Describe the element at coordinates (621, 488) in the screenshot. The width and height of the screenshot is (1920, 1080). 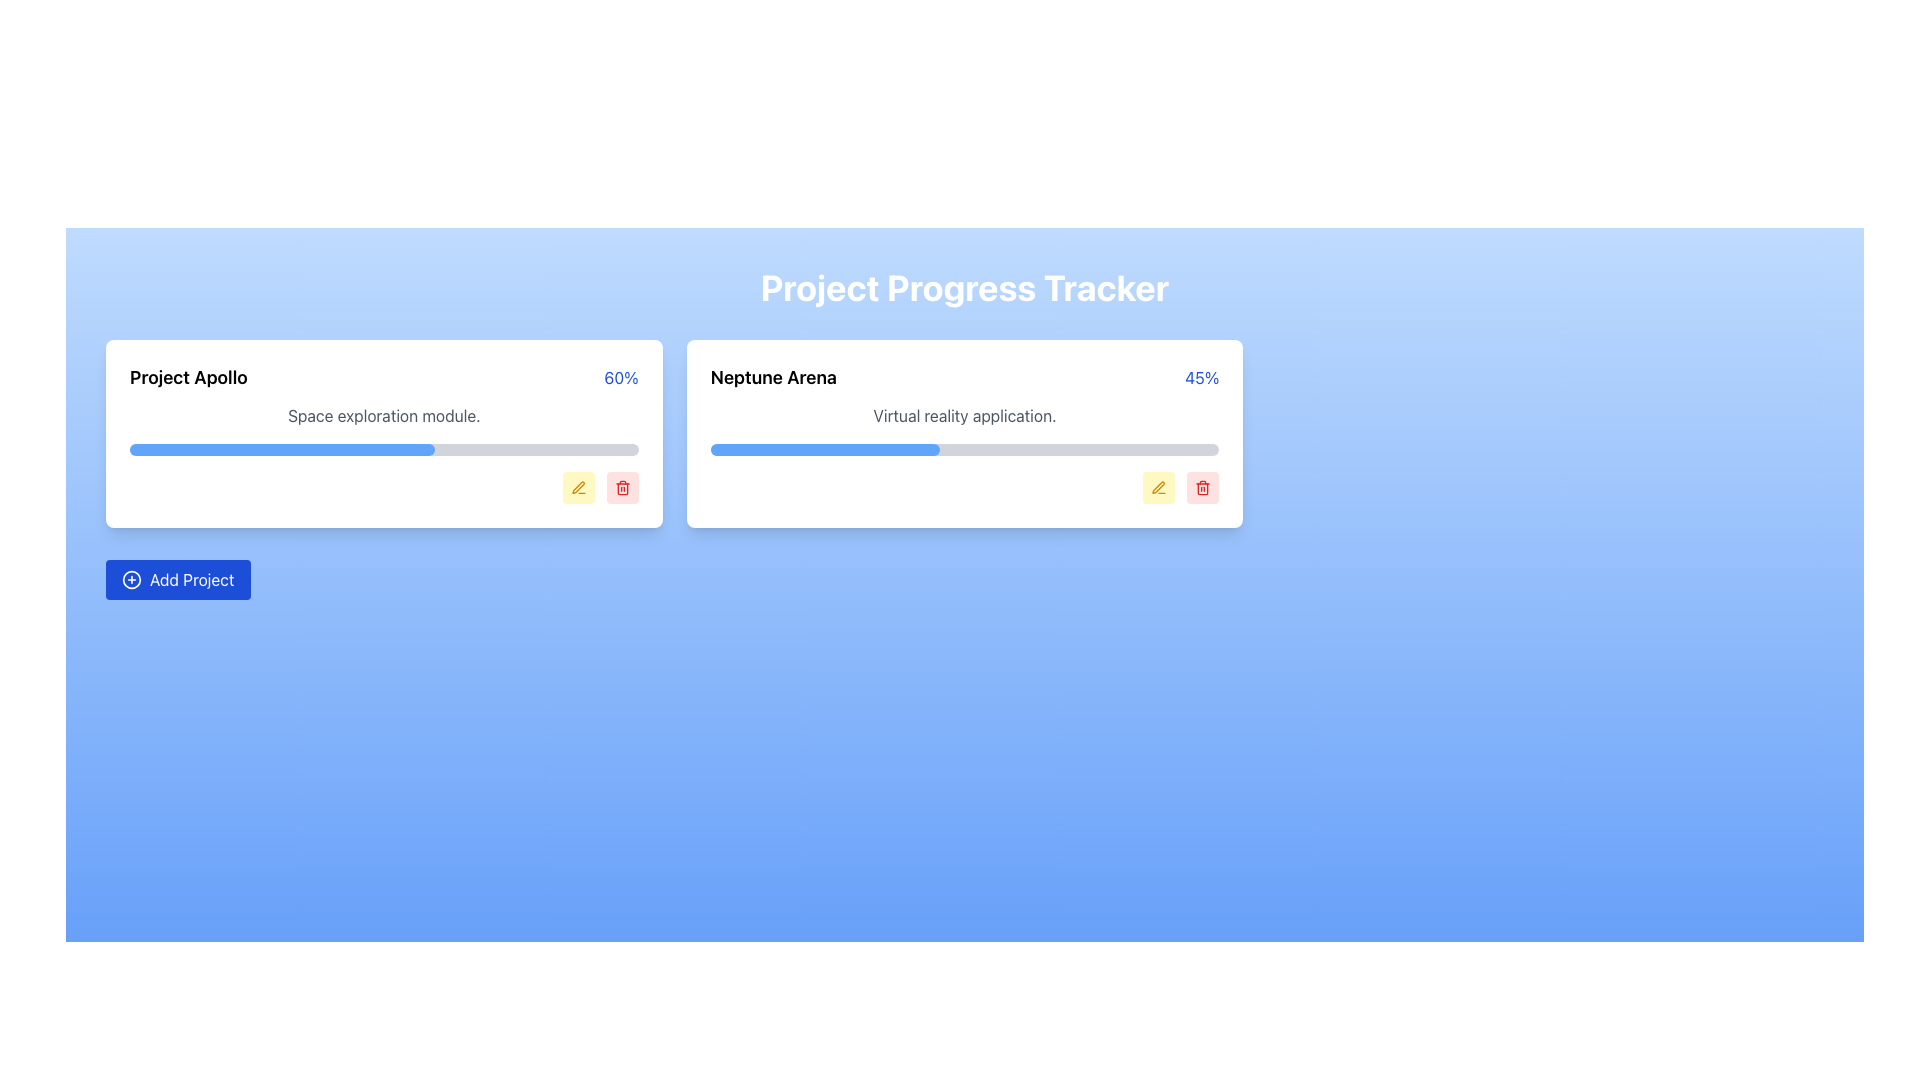
I see `the delete button located within the 'Project Apollo' card at the bottom-right corner adjacent to the yellow edit button` at that location.